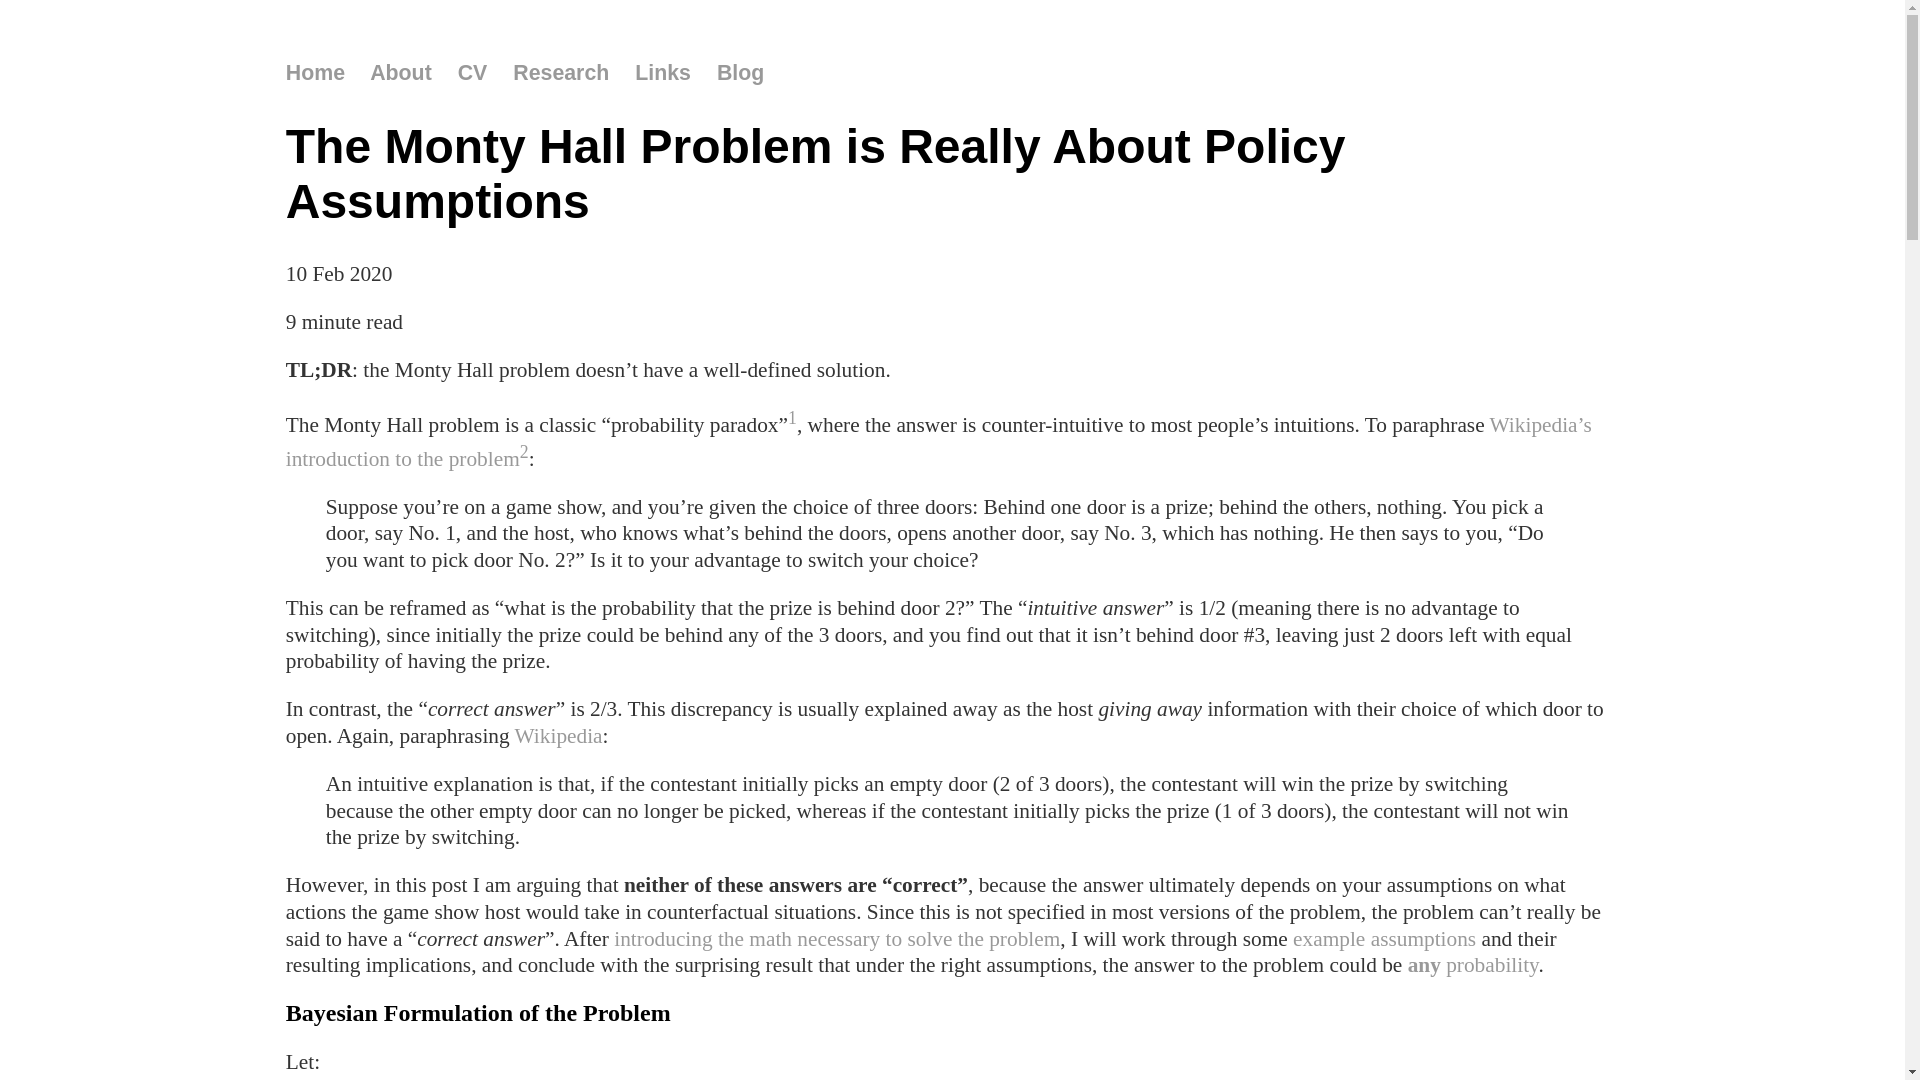 This screenshot has height=1080, width=1920. Describe the element at coordinates (1383, 938) in the screenshot. I see `'example assumptions'` at that location.